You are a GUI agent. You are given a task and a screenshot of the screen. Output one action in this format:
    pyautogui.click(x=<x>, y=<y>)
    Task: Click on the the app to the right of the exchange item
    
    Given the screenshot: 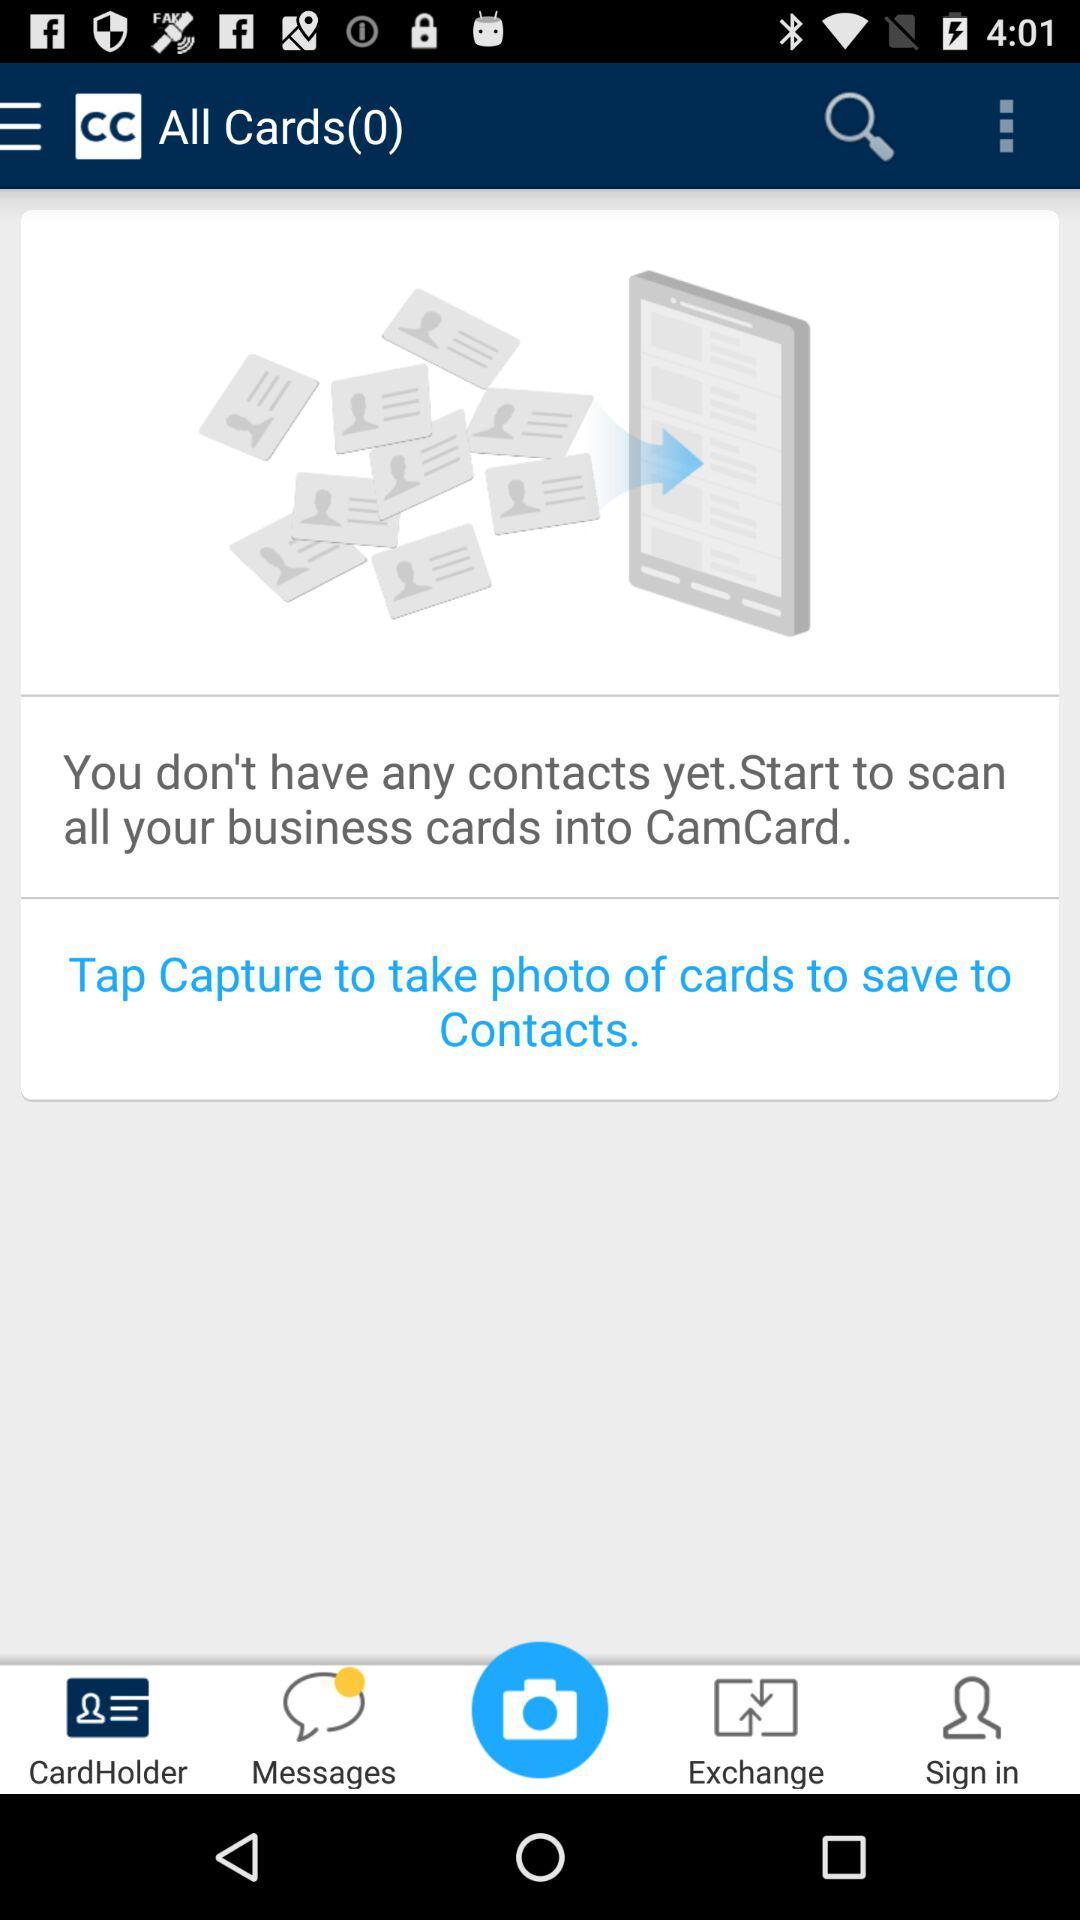 What is the action you would take?
    pyautogui.click(x=971, y=1726)
    